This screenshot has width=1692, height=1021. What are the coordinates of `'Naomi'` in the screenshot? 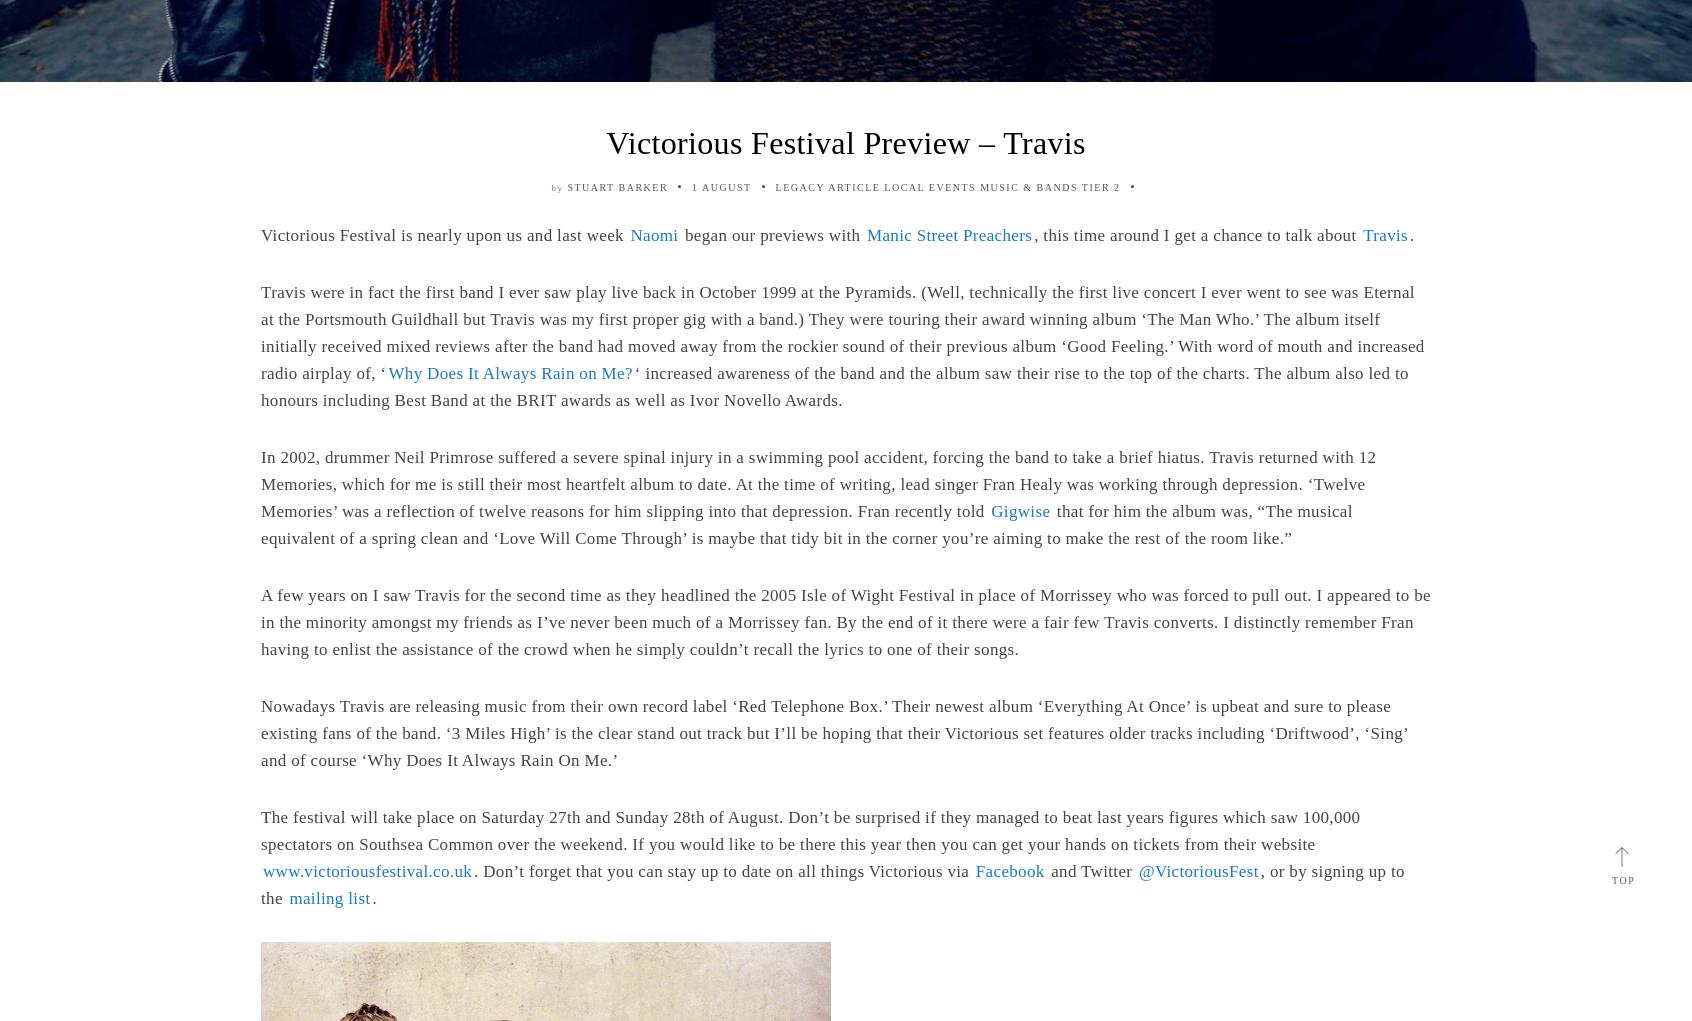 It's located at (653, 235).